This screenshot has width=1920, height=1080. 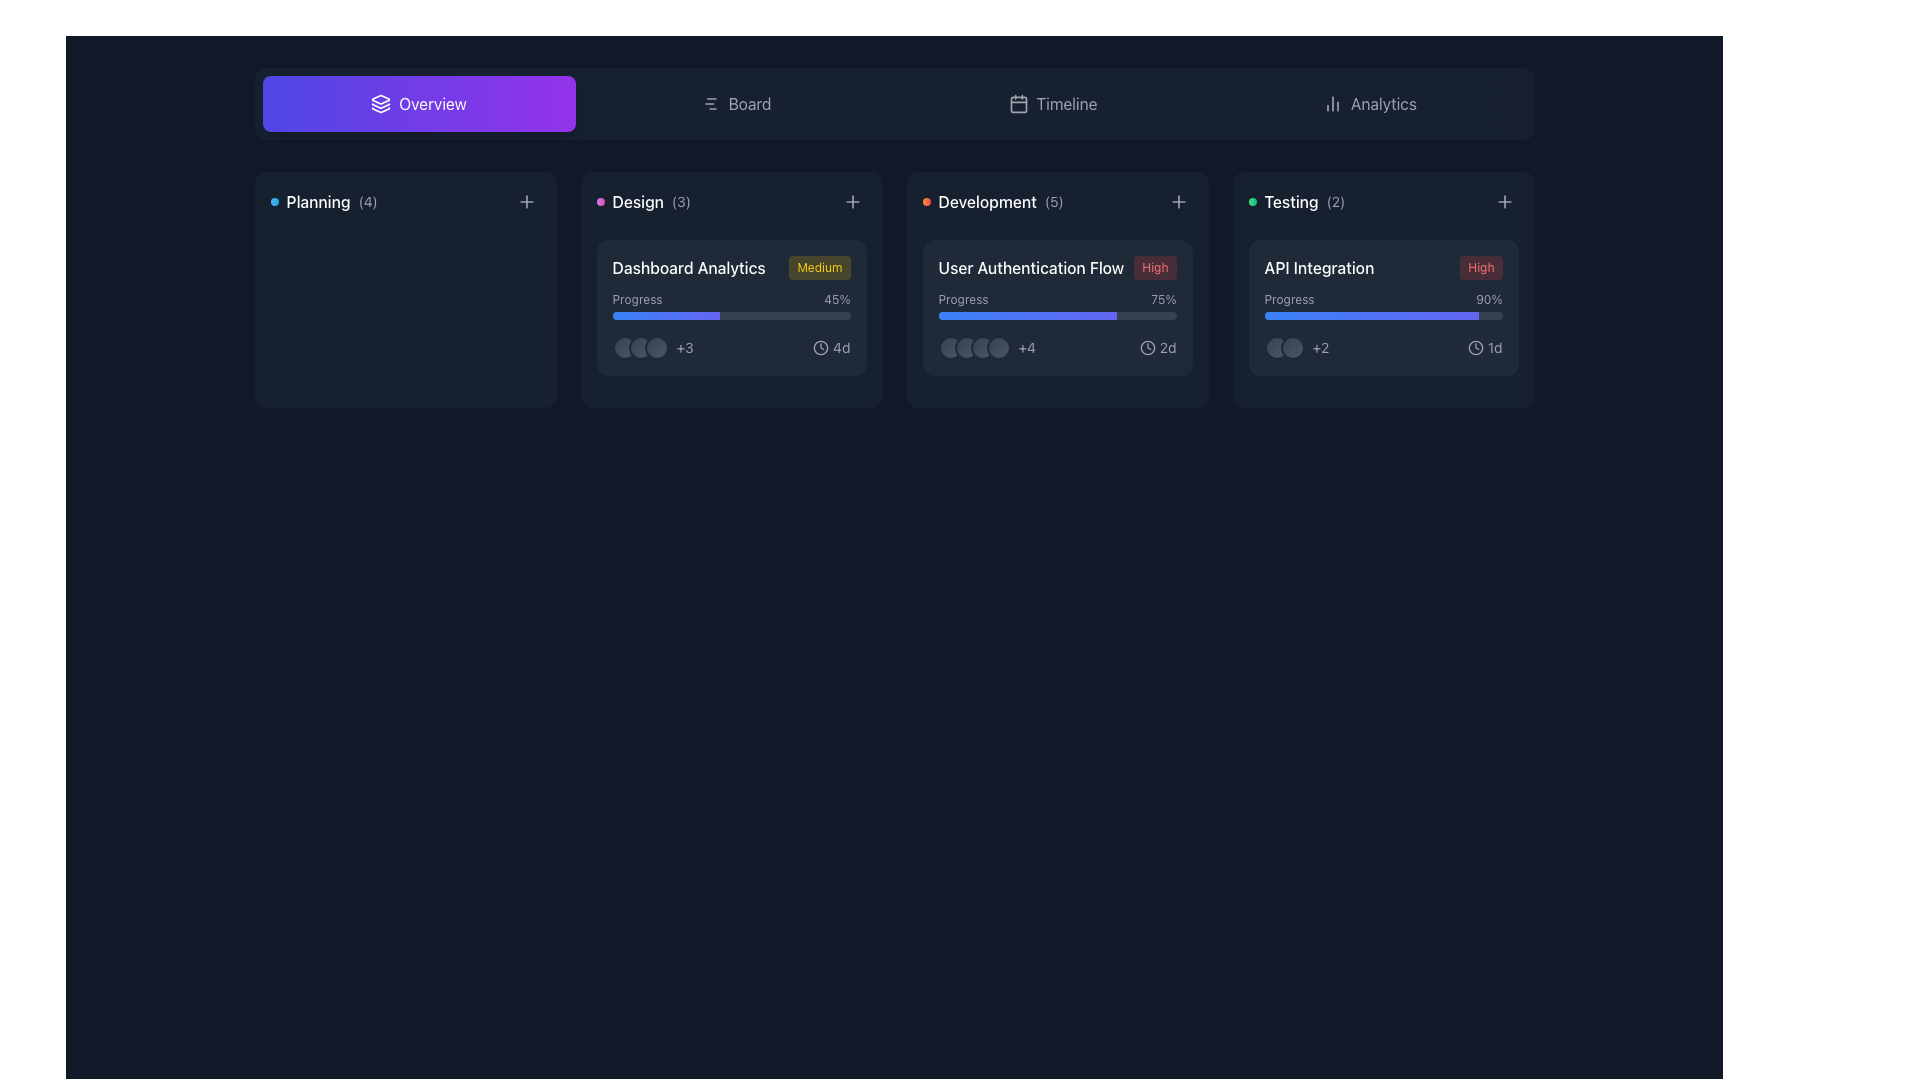 What do you see at coordinates (1296, 201) in the screenshot?
I see `the label indicating the 'Testing' category with the item count '(2)' in the 'API Integration' card within the 'Development' section` at bounding box center [1296, 201].